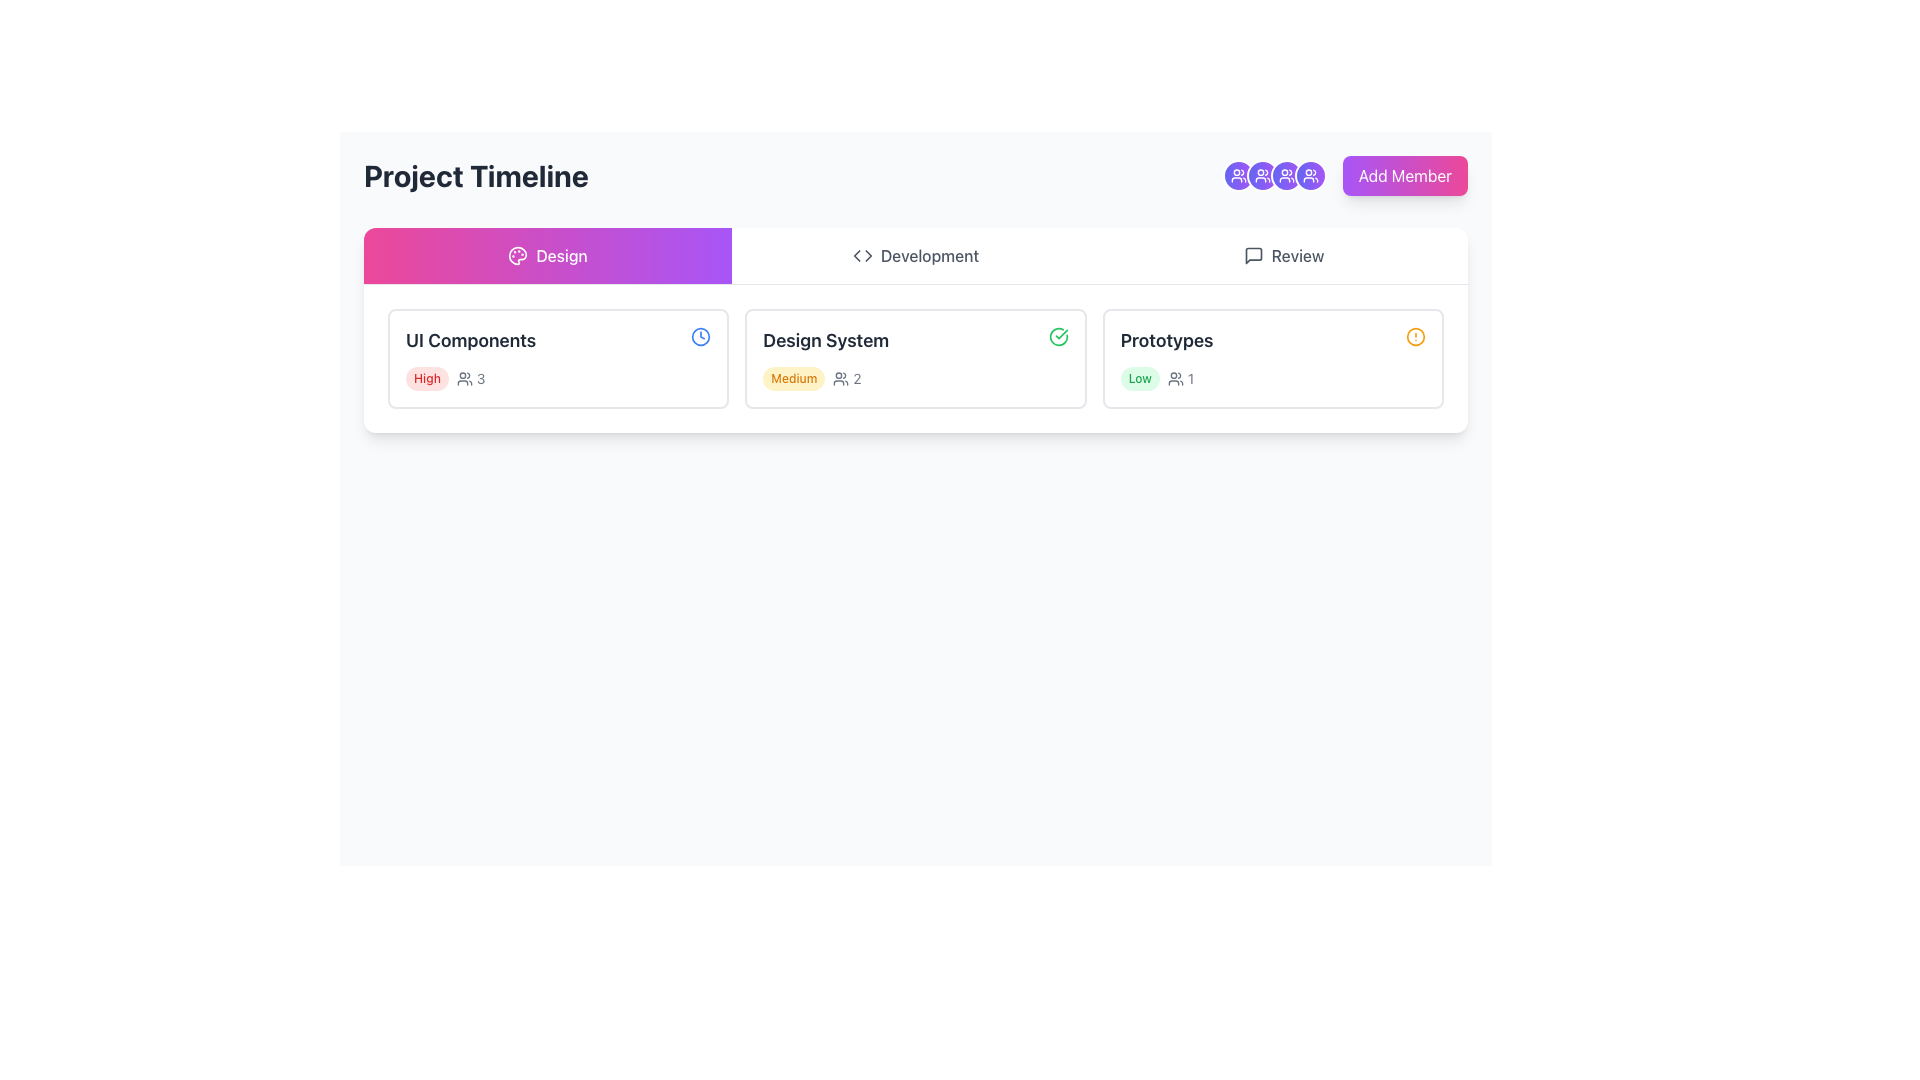  What do you see at coordinates (1415, 335) in the screenshot?
I see `status notification icon adjacent to the 'Prototypes' text by clicking on it` at bounding box center [1415, 335].